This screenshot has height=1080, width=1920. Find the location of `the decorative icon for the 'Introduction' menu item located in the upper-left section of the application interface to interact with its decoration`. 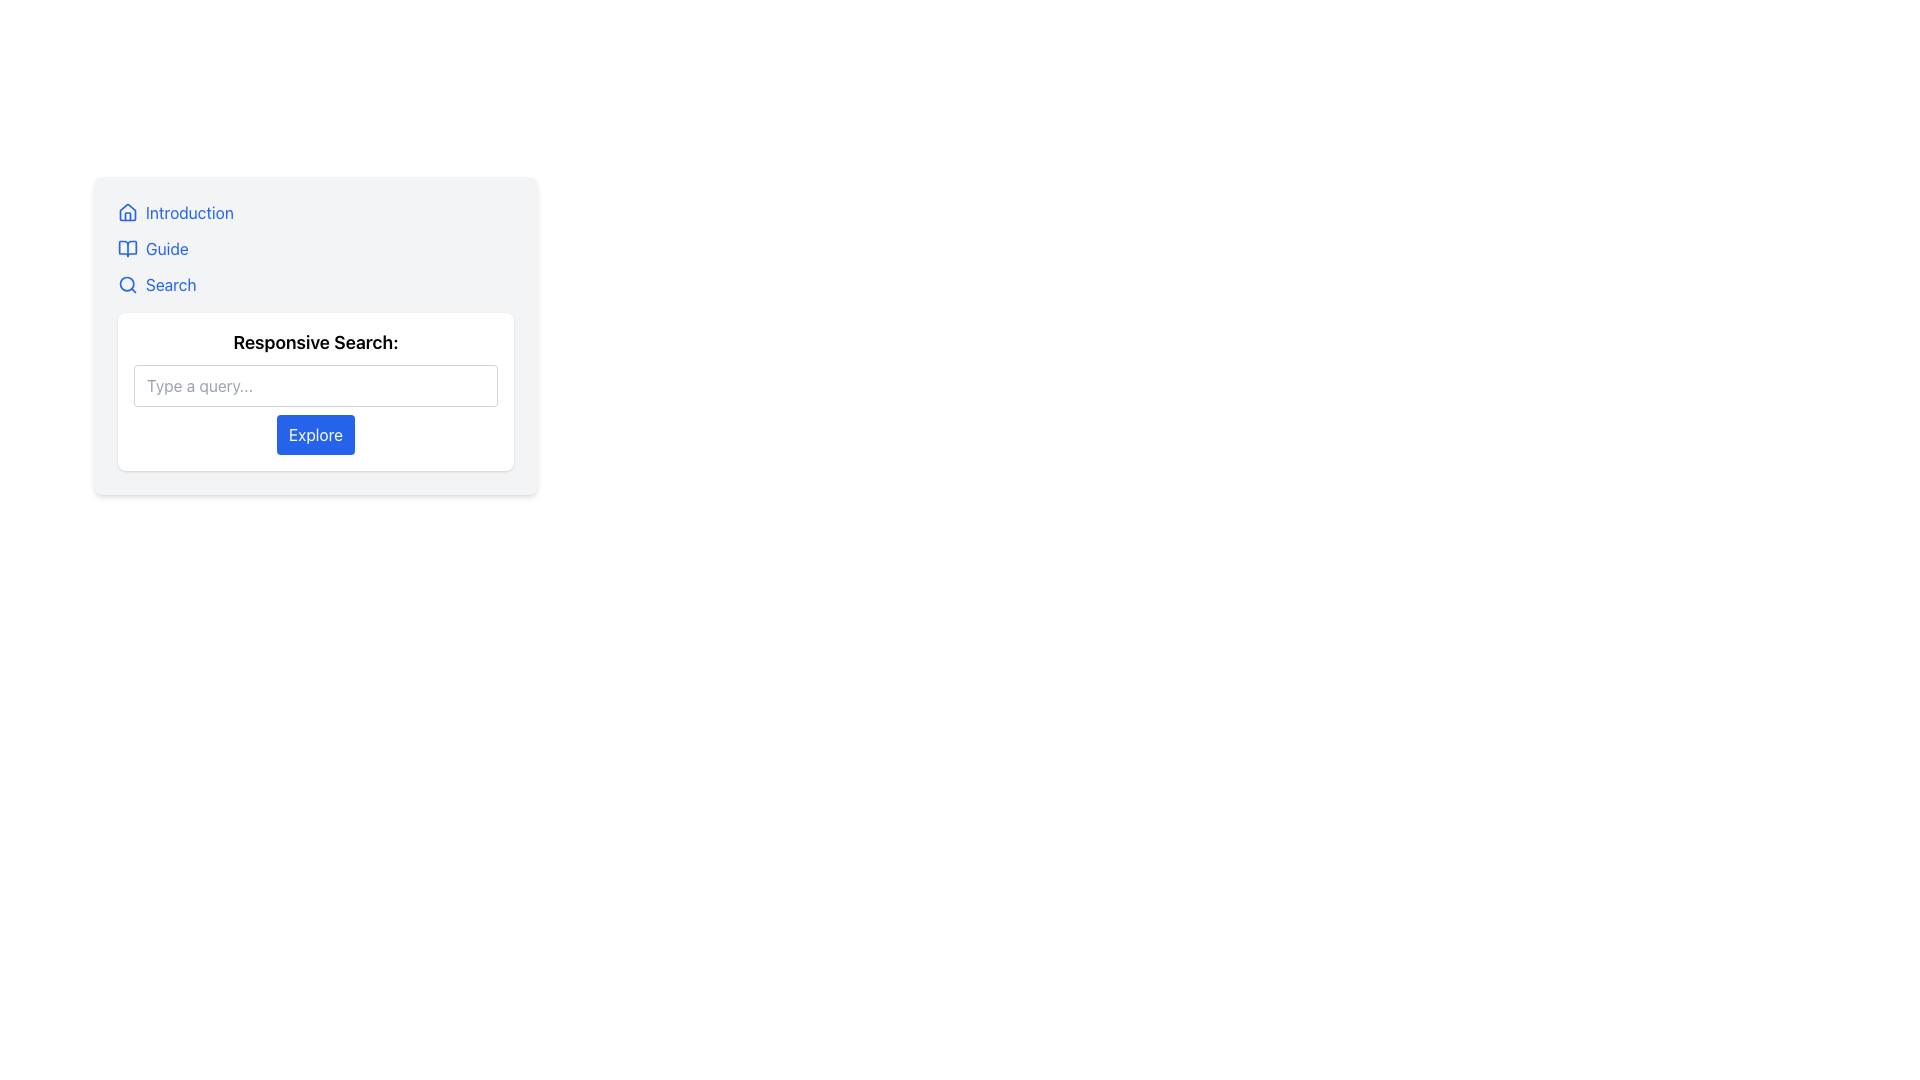

the decorative icon for the 'Introduction' menu item located in the upper-left section of the application interface to interact with its decoration is located at coordinates (127, 212).